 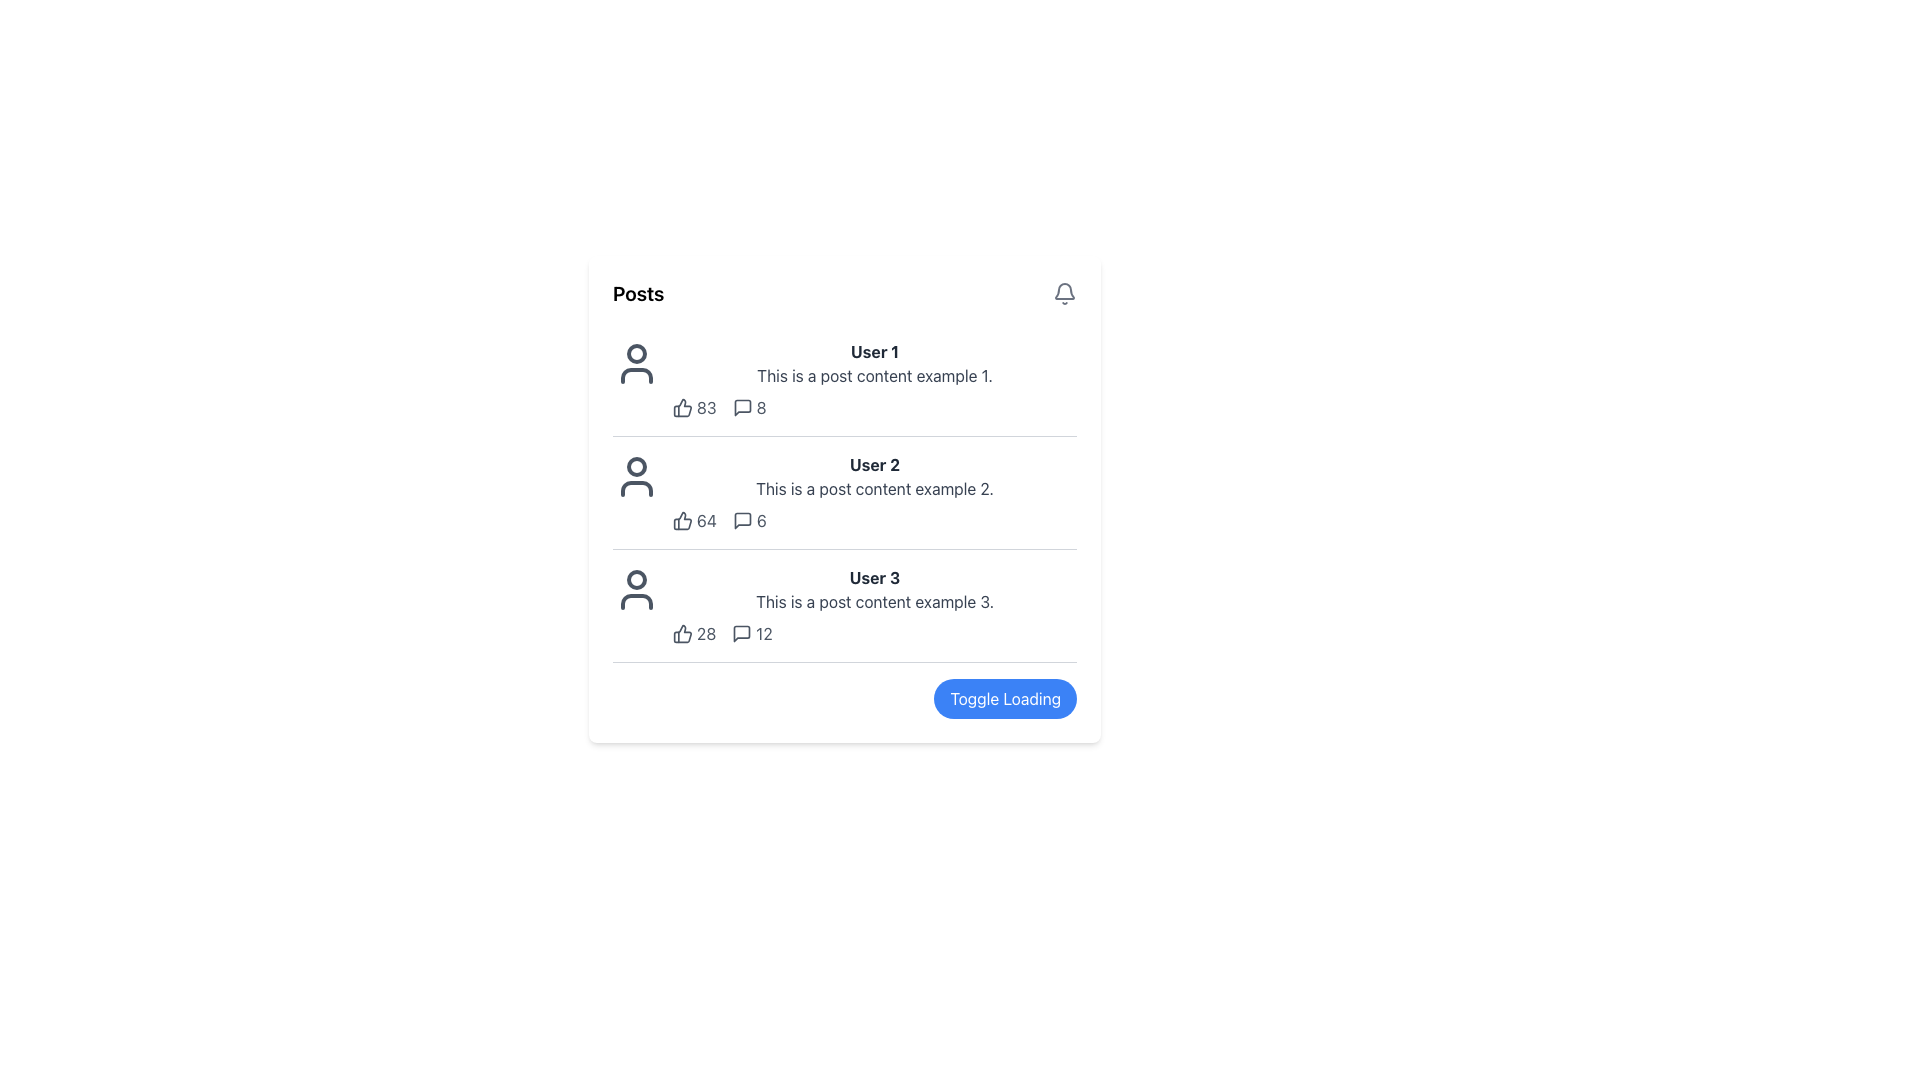 What do you see at coordinates (874, 380) in the screenshot?
I see `the first Post Display Block, which presents the details of a post including the author's name, content, and engagement metrics` at bounding box center [874, 380].